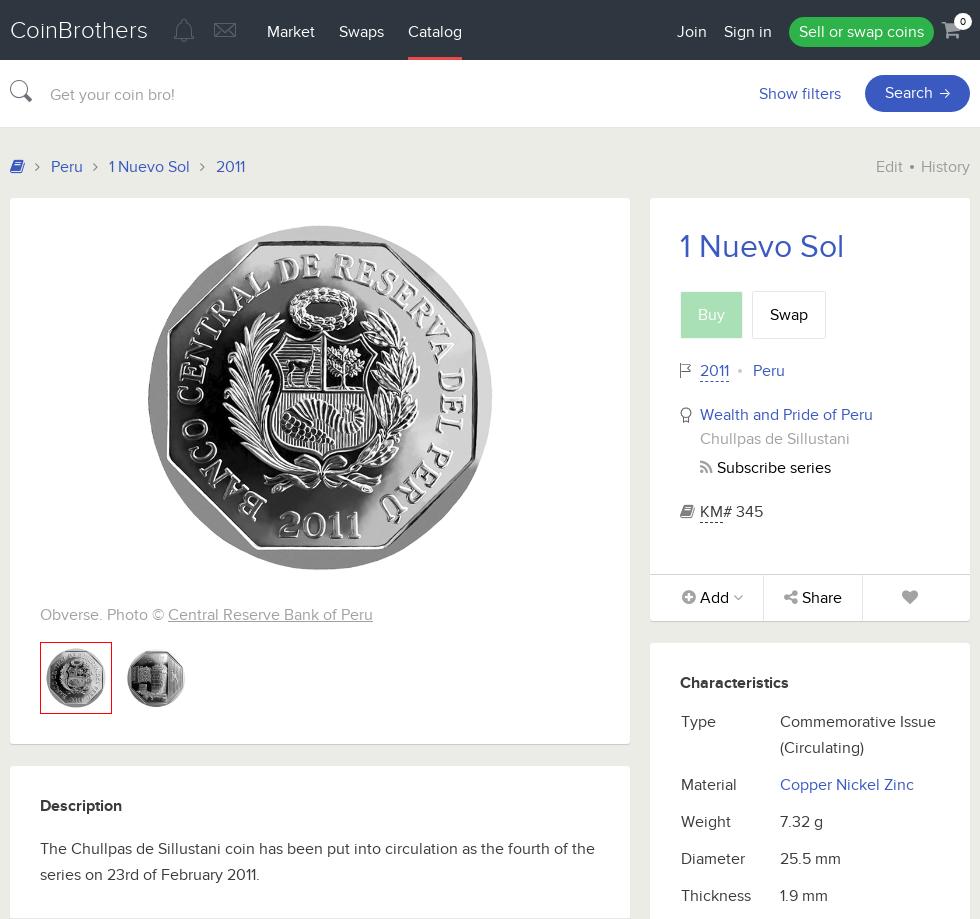  What do you see at coordinates (799, 92) in the screenshot?
I see `'Show filters'` at bounding box center [799, 92].